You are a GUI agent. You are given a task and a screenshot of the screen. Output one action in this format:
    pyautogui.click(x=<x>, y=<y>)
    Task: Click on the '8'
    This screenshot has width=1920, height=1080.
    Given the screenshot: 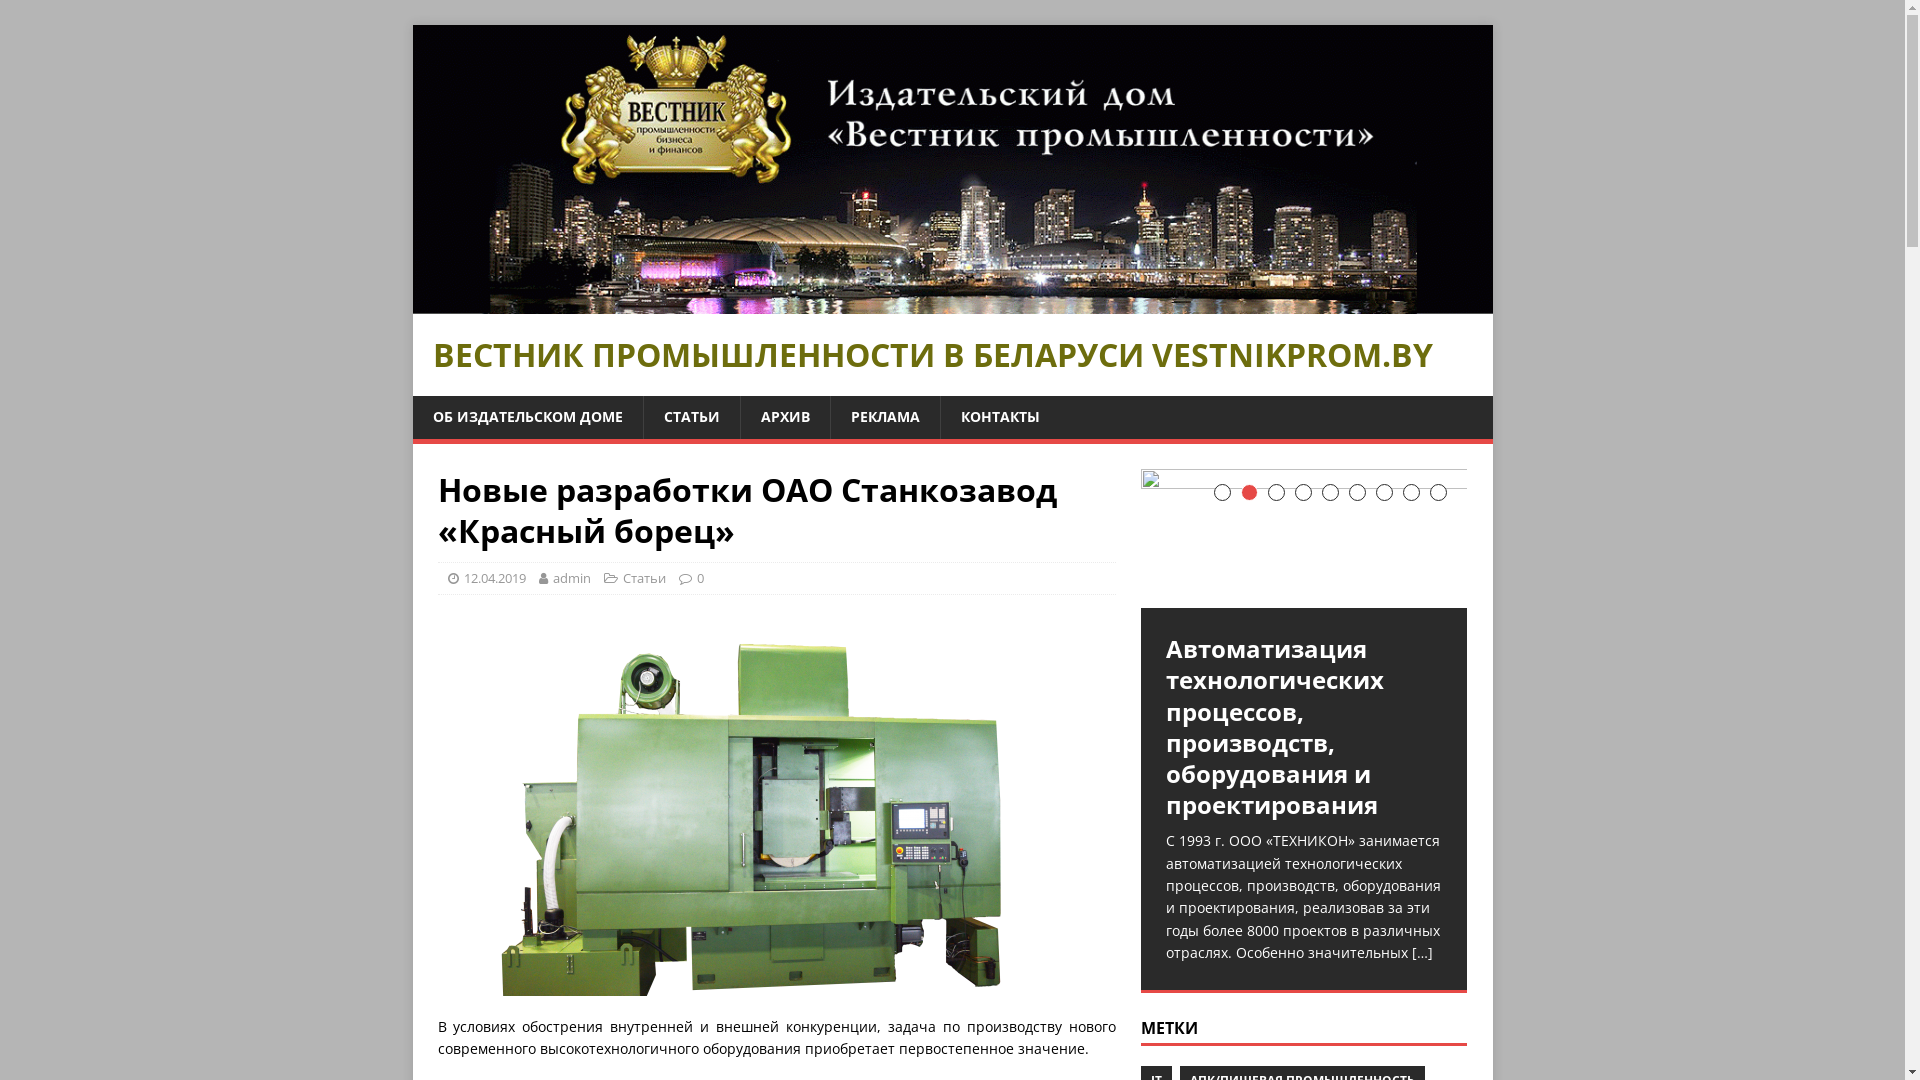 What is the action you would take?
    pyautogui.click(x=1401, y=492)
    